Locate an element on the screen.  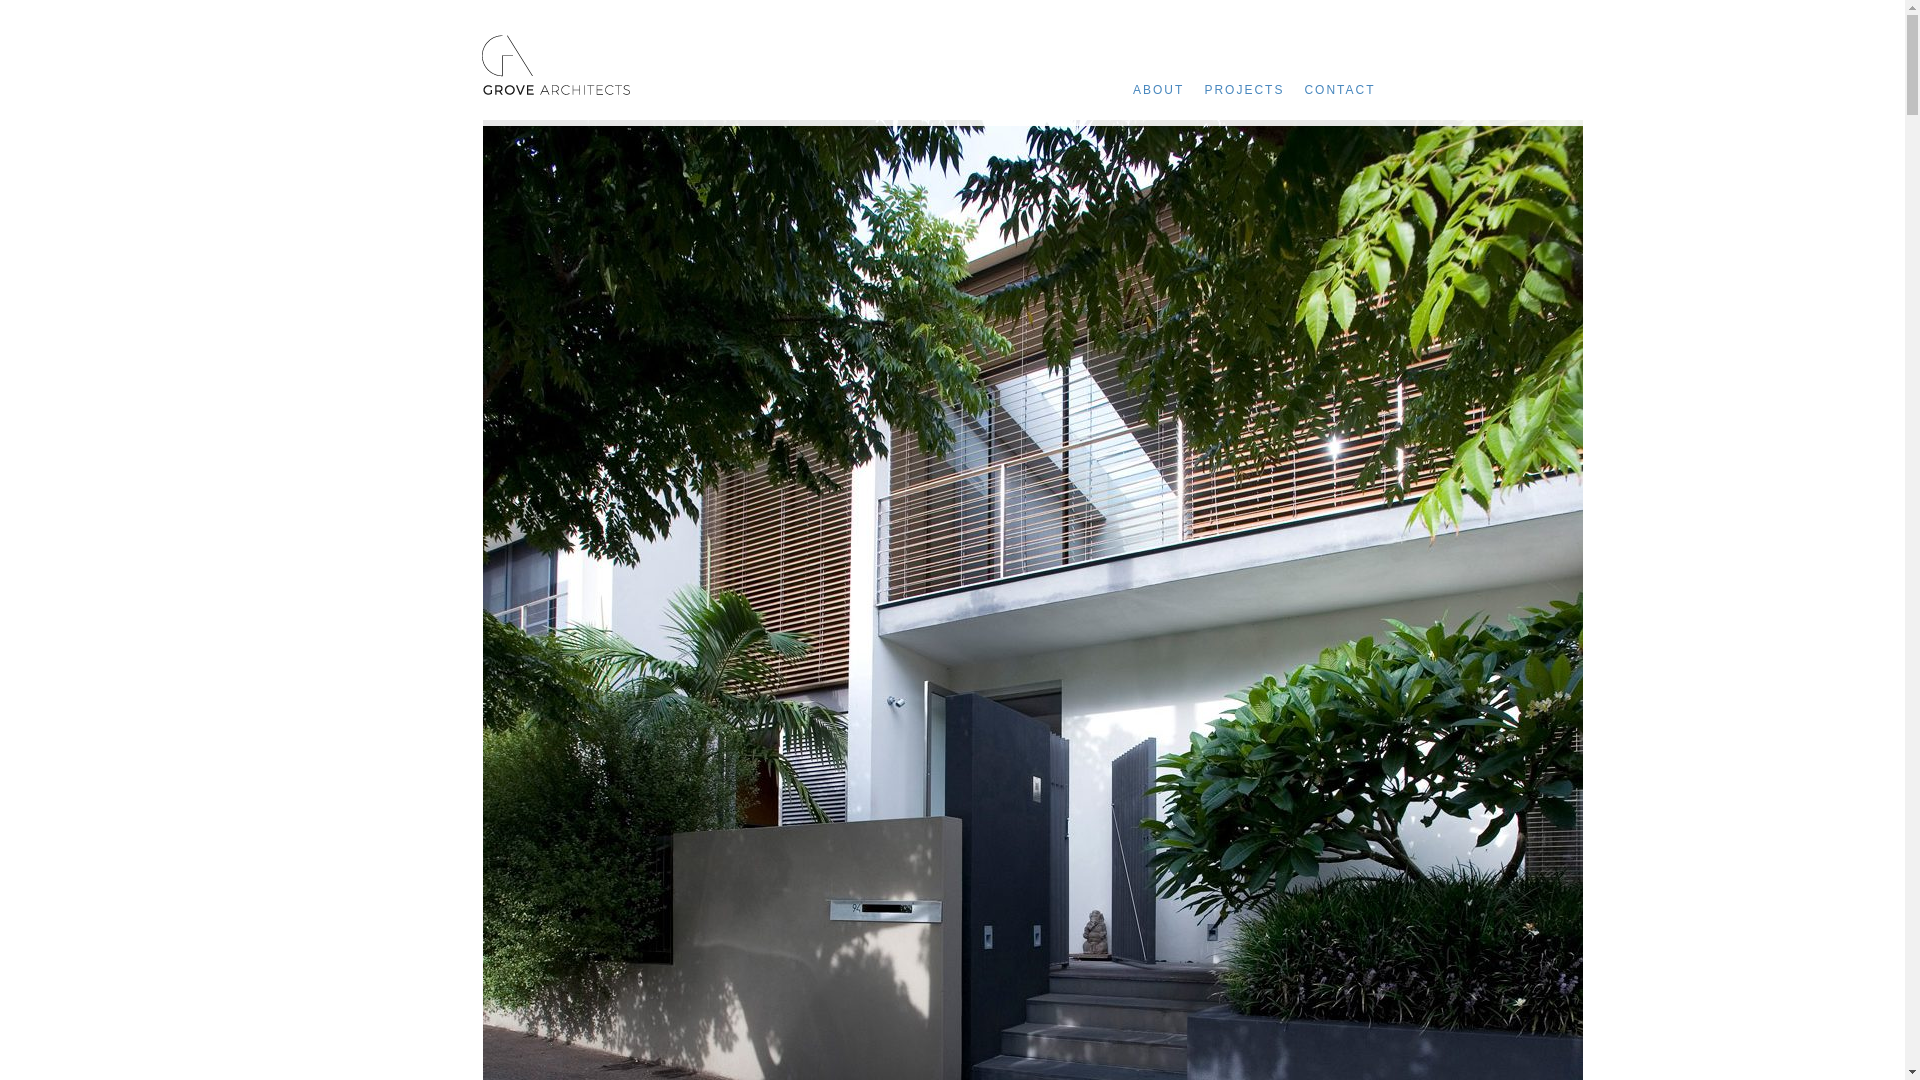
'Menu' is located at coordinates (1405, 84).